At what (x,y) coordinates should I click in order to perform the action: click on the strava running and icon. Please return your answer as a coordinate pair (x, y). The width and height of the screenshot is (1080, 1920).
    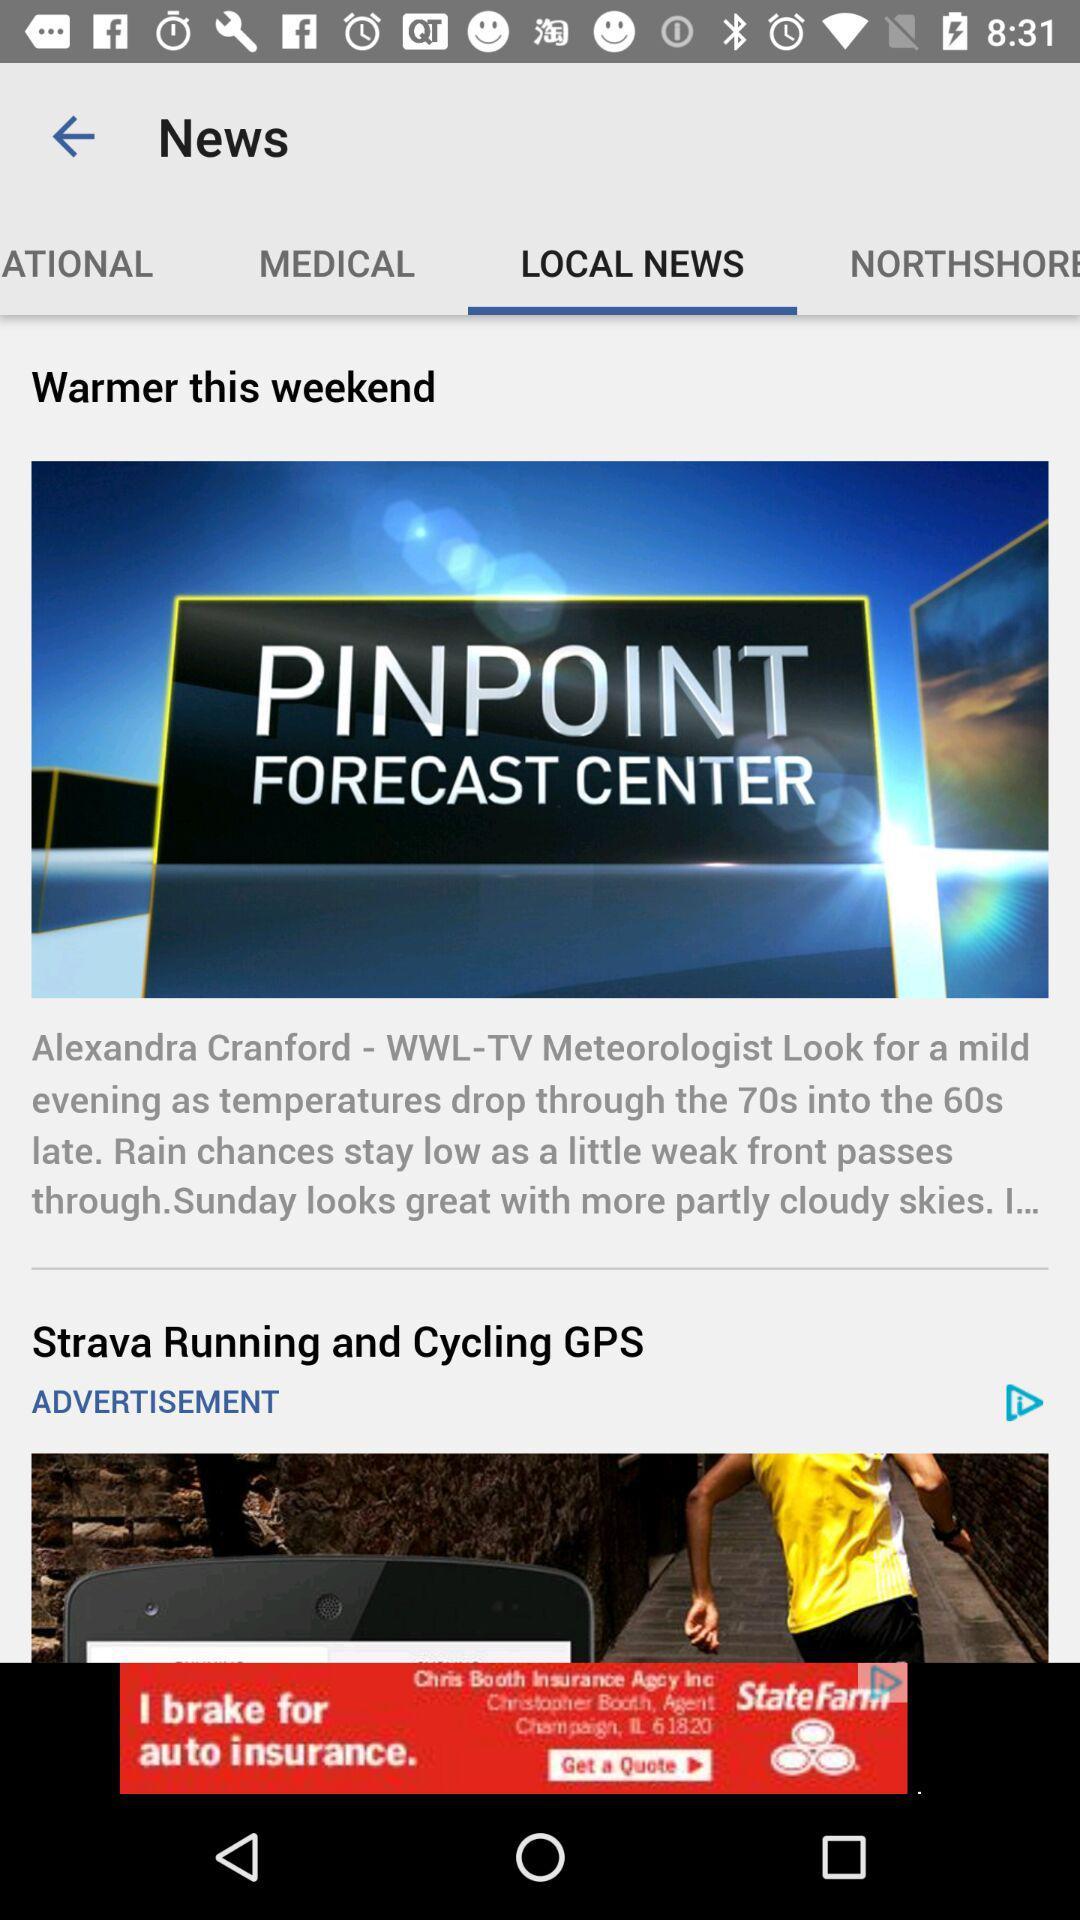
    Looking at the image, I should click on (540, 1340).